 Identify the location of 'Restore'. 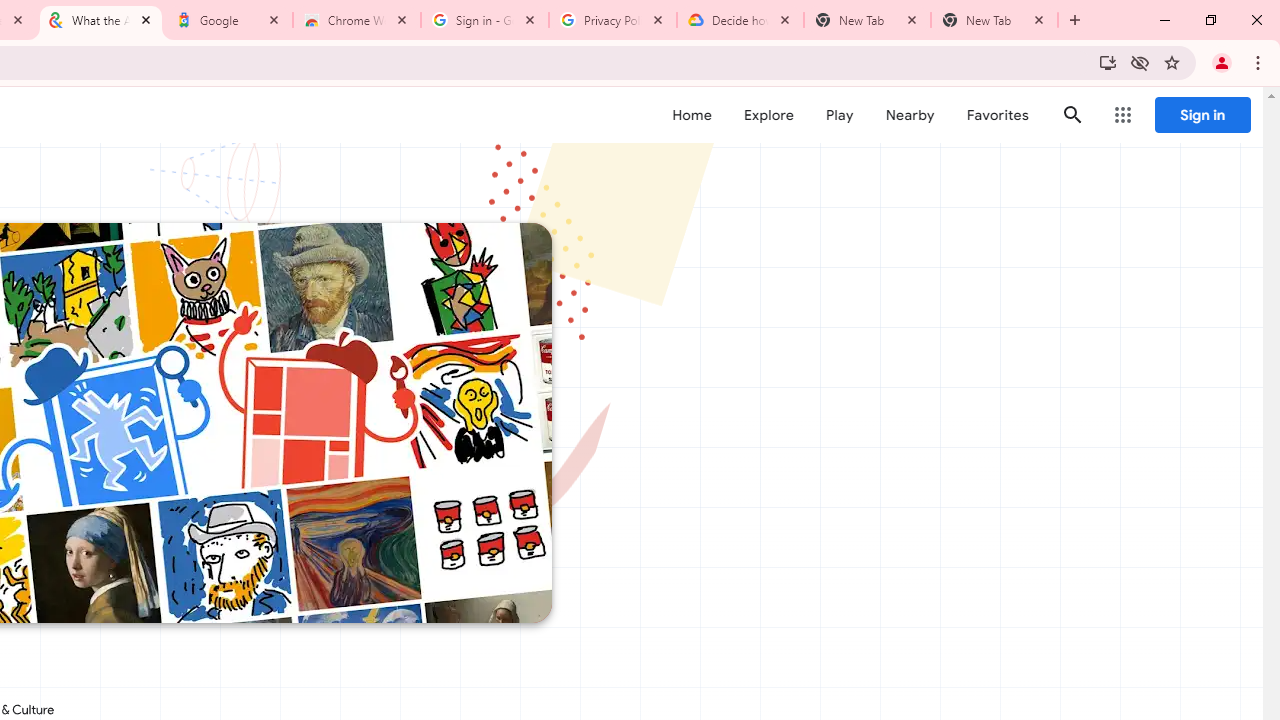
(1209, 20).